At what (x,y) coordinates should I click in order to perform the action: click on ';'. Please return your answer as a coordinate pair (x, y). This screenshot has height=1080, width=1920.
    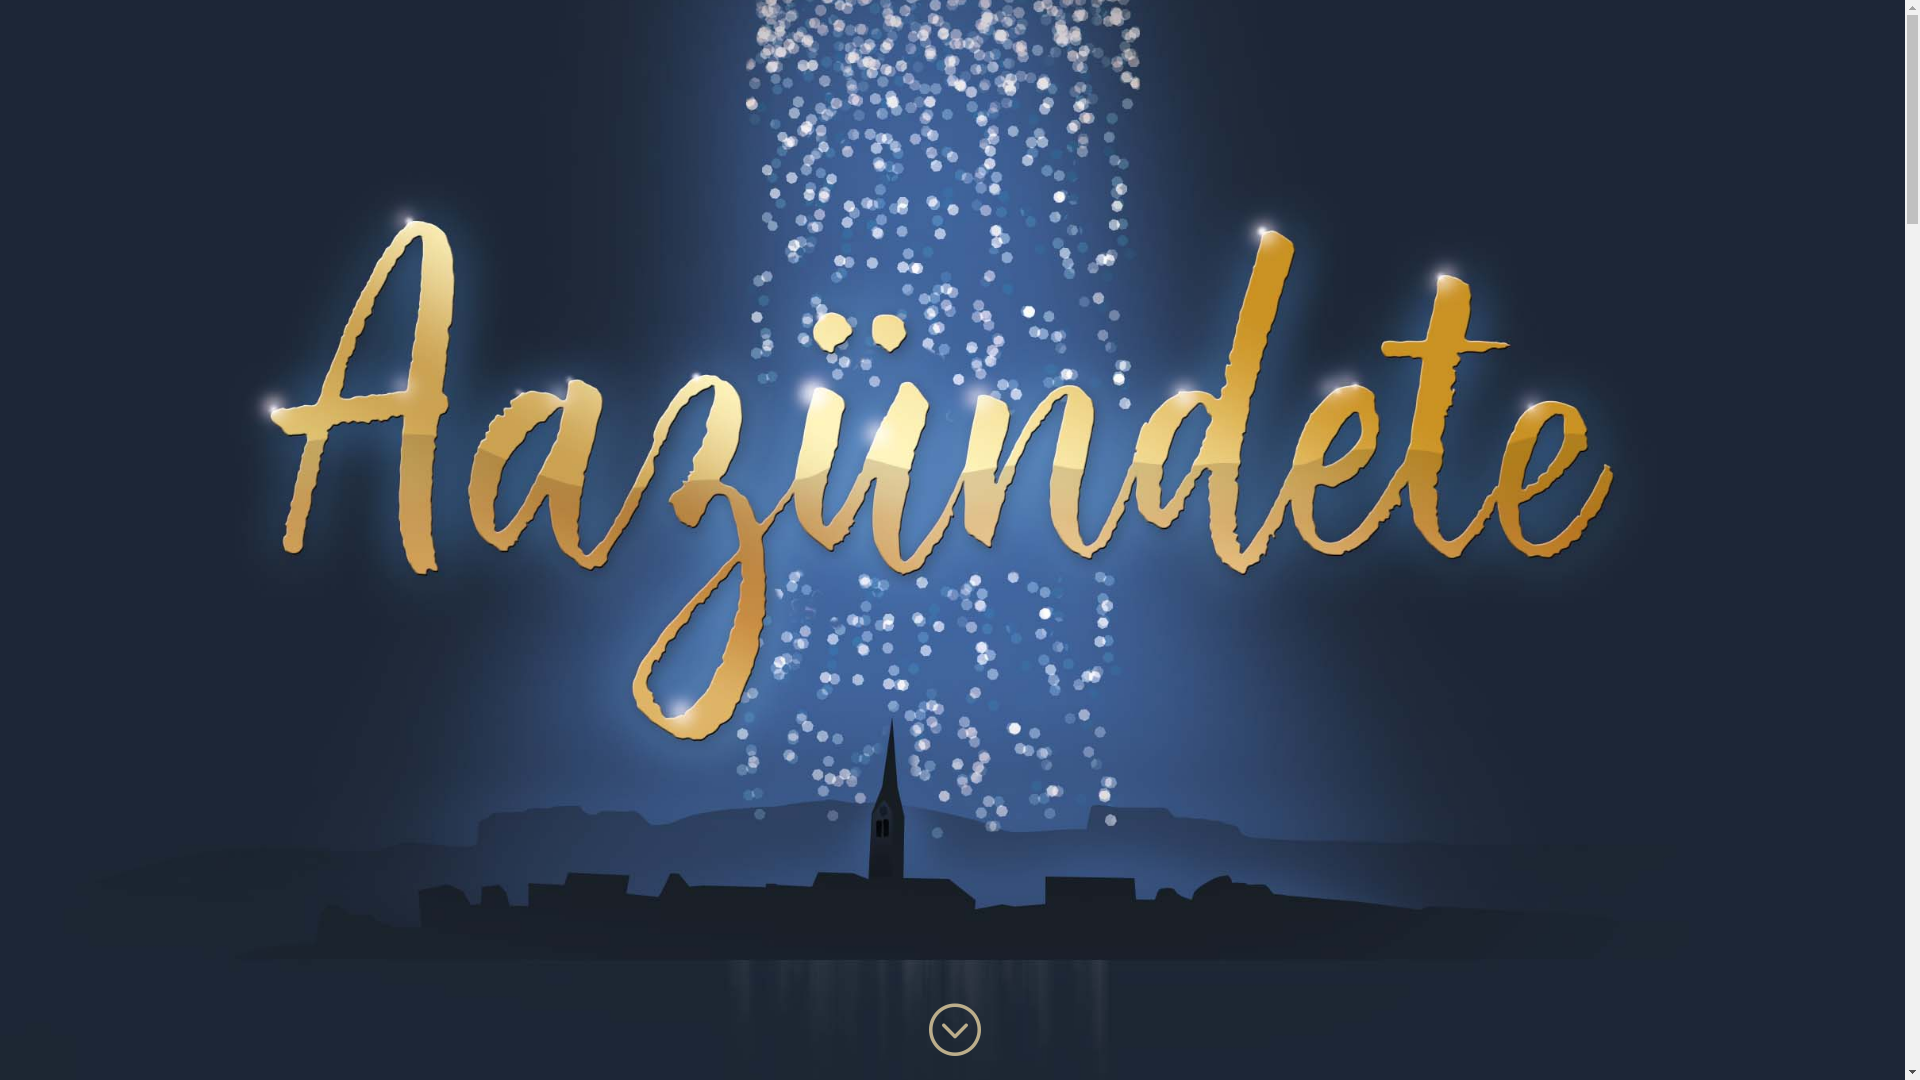
    Looking at the image, I should click on (923, 1029).